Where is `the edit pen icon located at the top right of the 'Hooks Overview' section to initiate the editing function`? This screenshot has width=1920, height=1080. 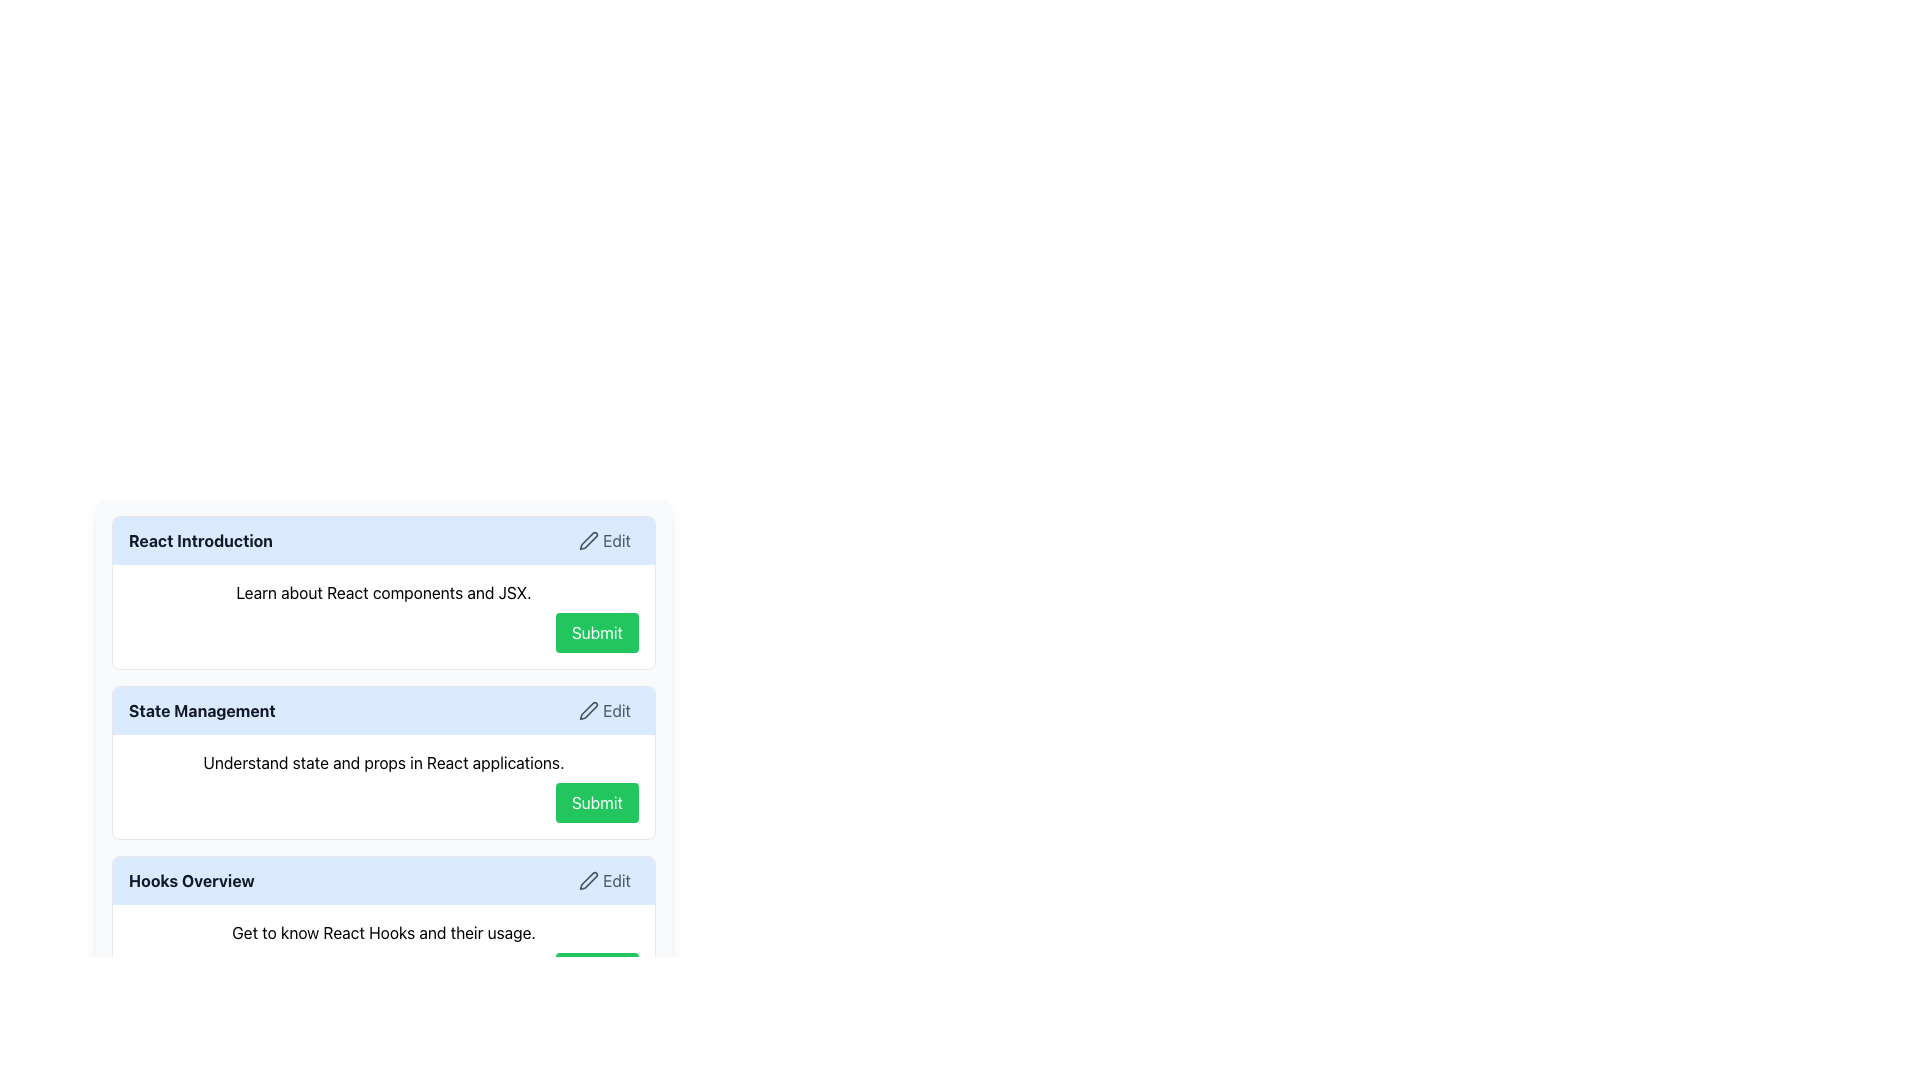
the edit pen icon located at the top right of the 'Hooks Overview' section to initiate the editing function is located at coordinates (588, 879).